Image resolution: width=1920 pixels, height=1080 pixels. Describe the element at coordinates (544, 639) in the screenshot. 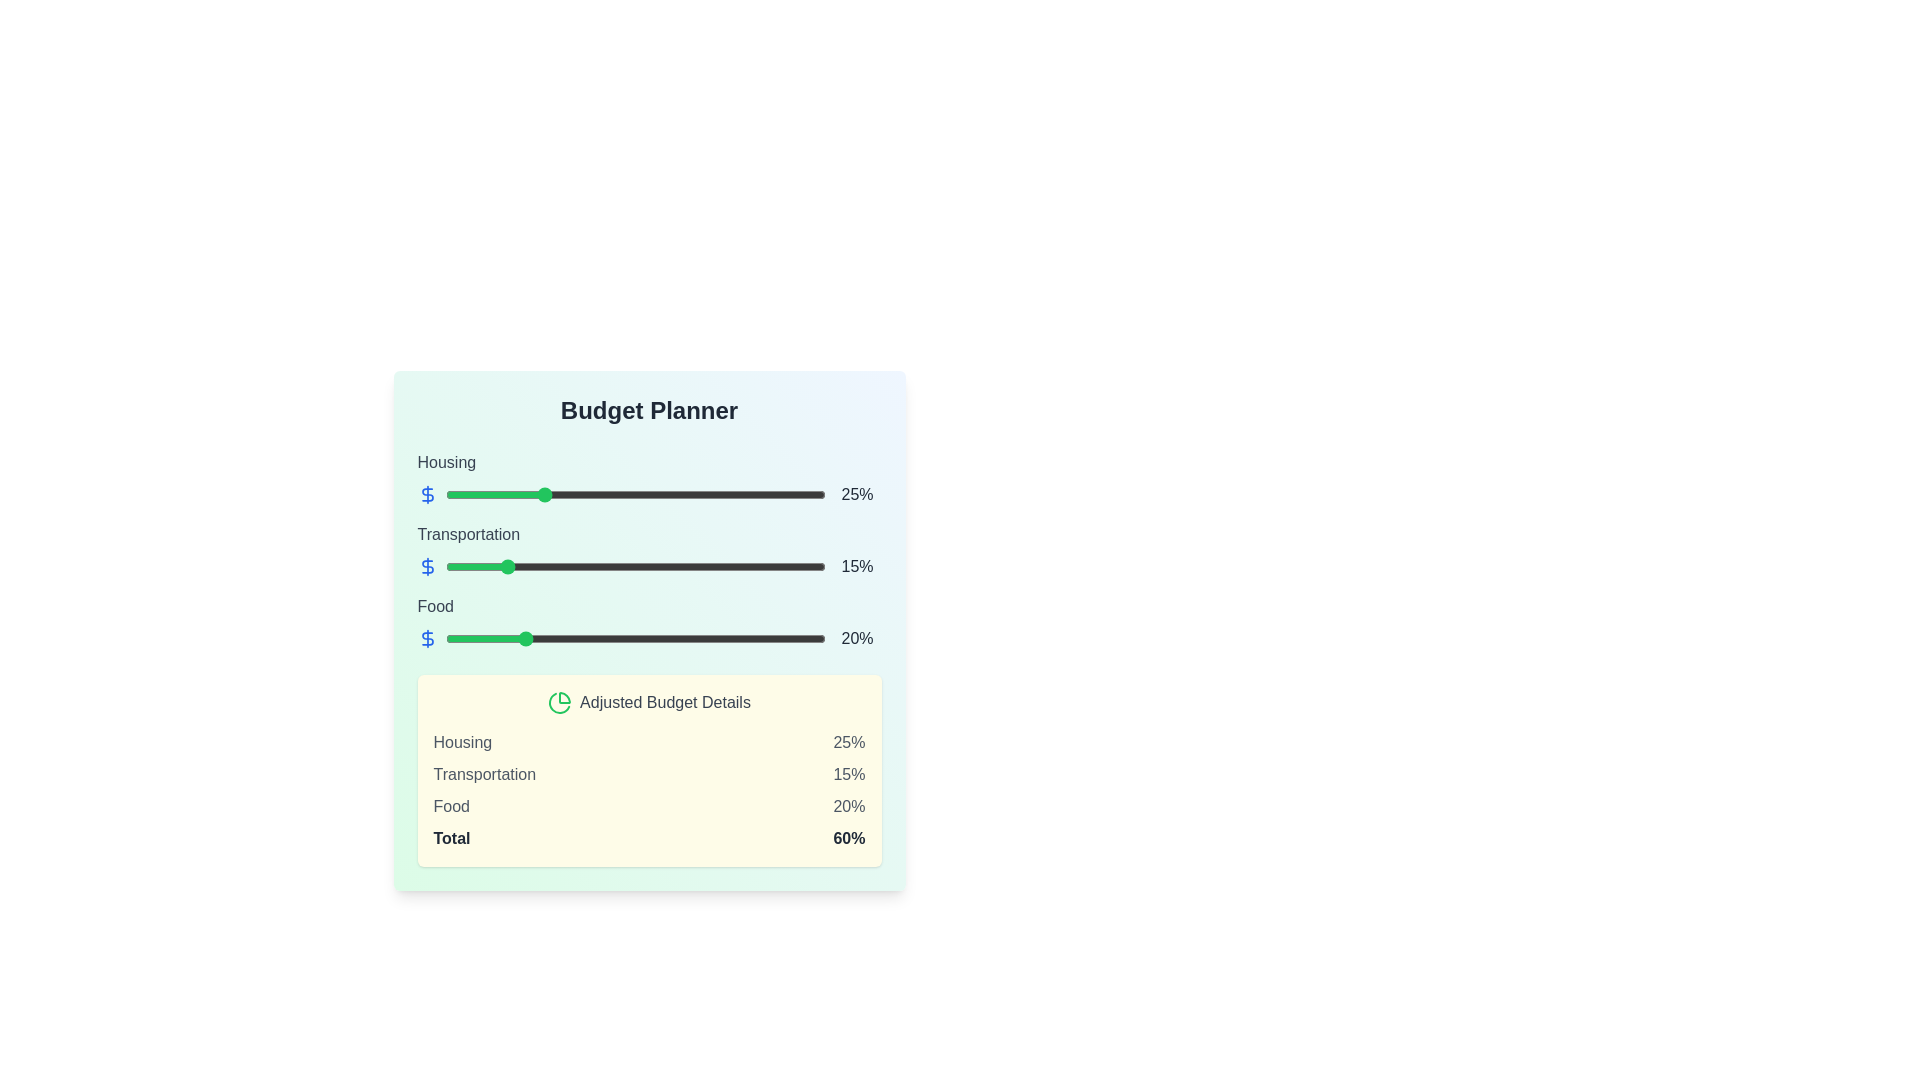

I see `the slider value` at that location.